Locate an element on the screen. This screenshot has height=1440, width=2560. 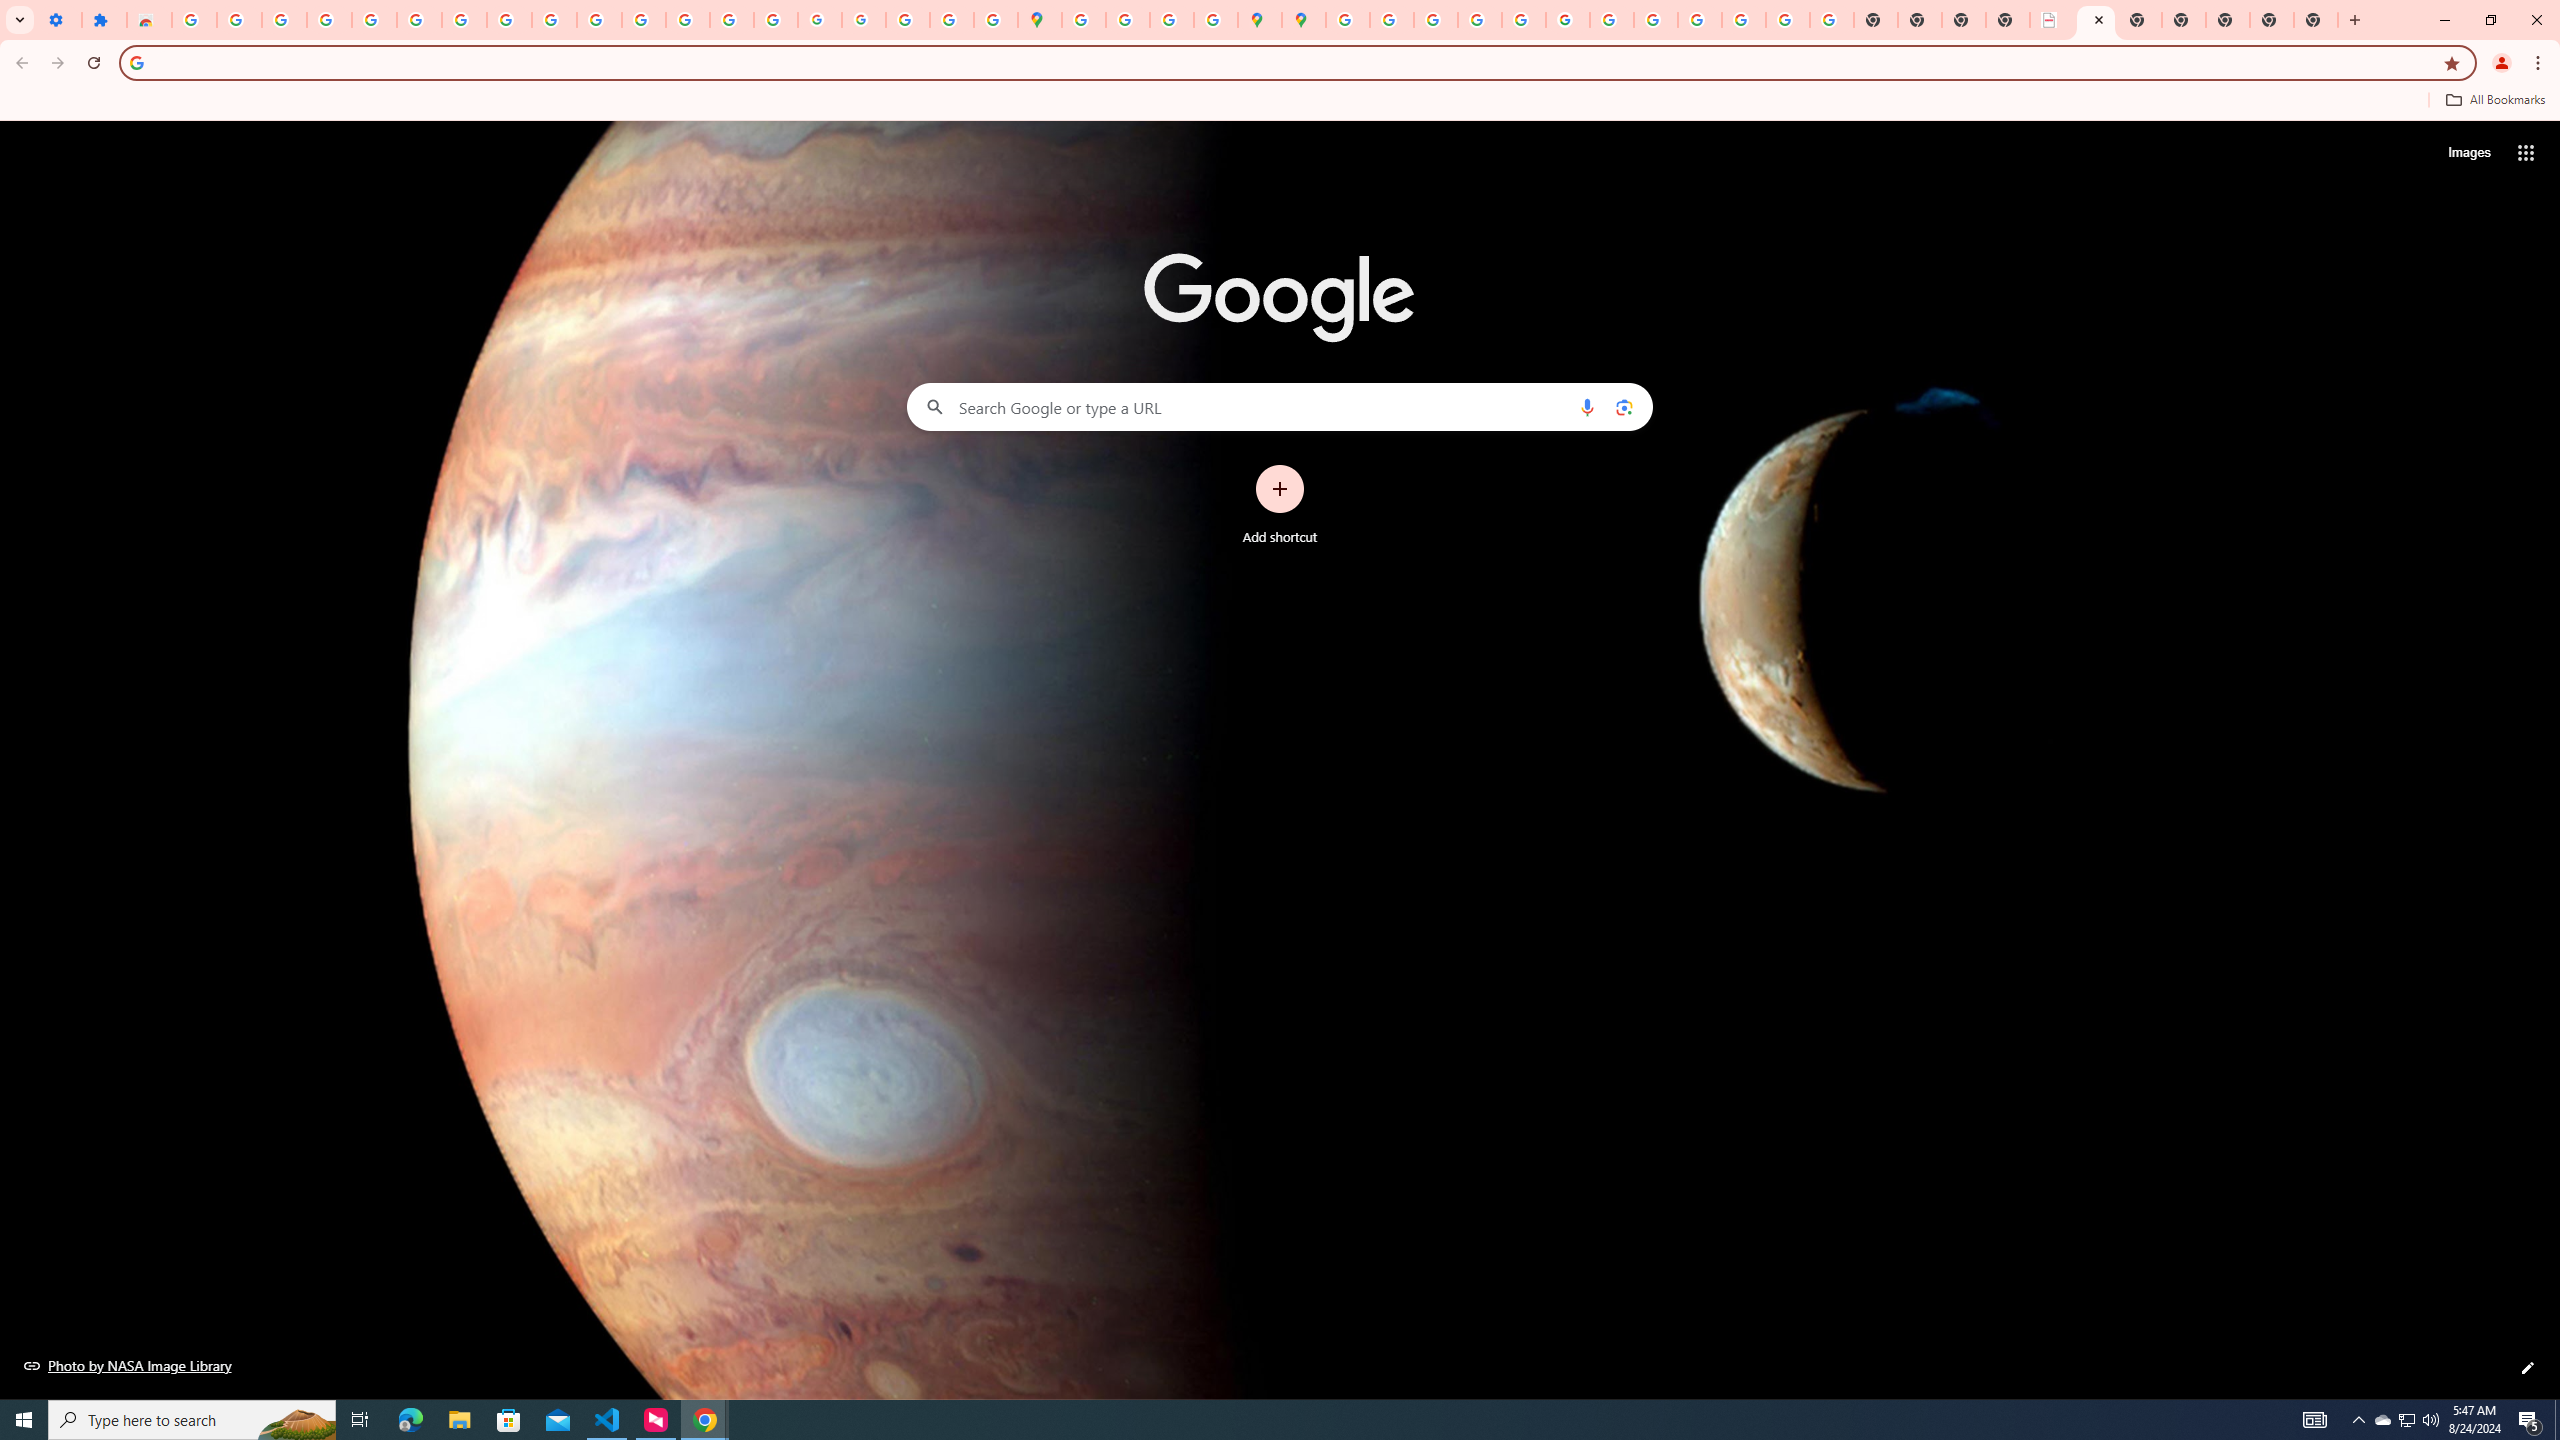
'Delete photos & videos - Computer - Google Photos Help' is located at coordinates (284, 19).